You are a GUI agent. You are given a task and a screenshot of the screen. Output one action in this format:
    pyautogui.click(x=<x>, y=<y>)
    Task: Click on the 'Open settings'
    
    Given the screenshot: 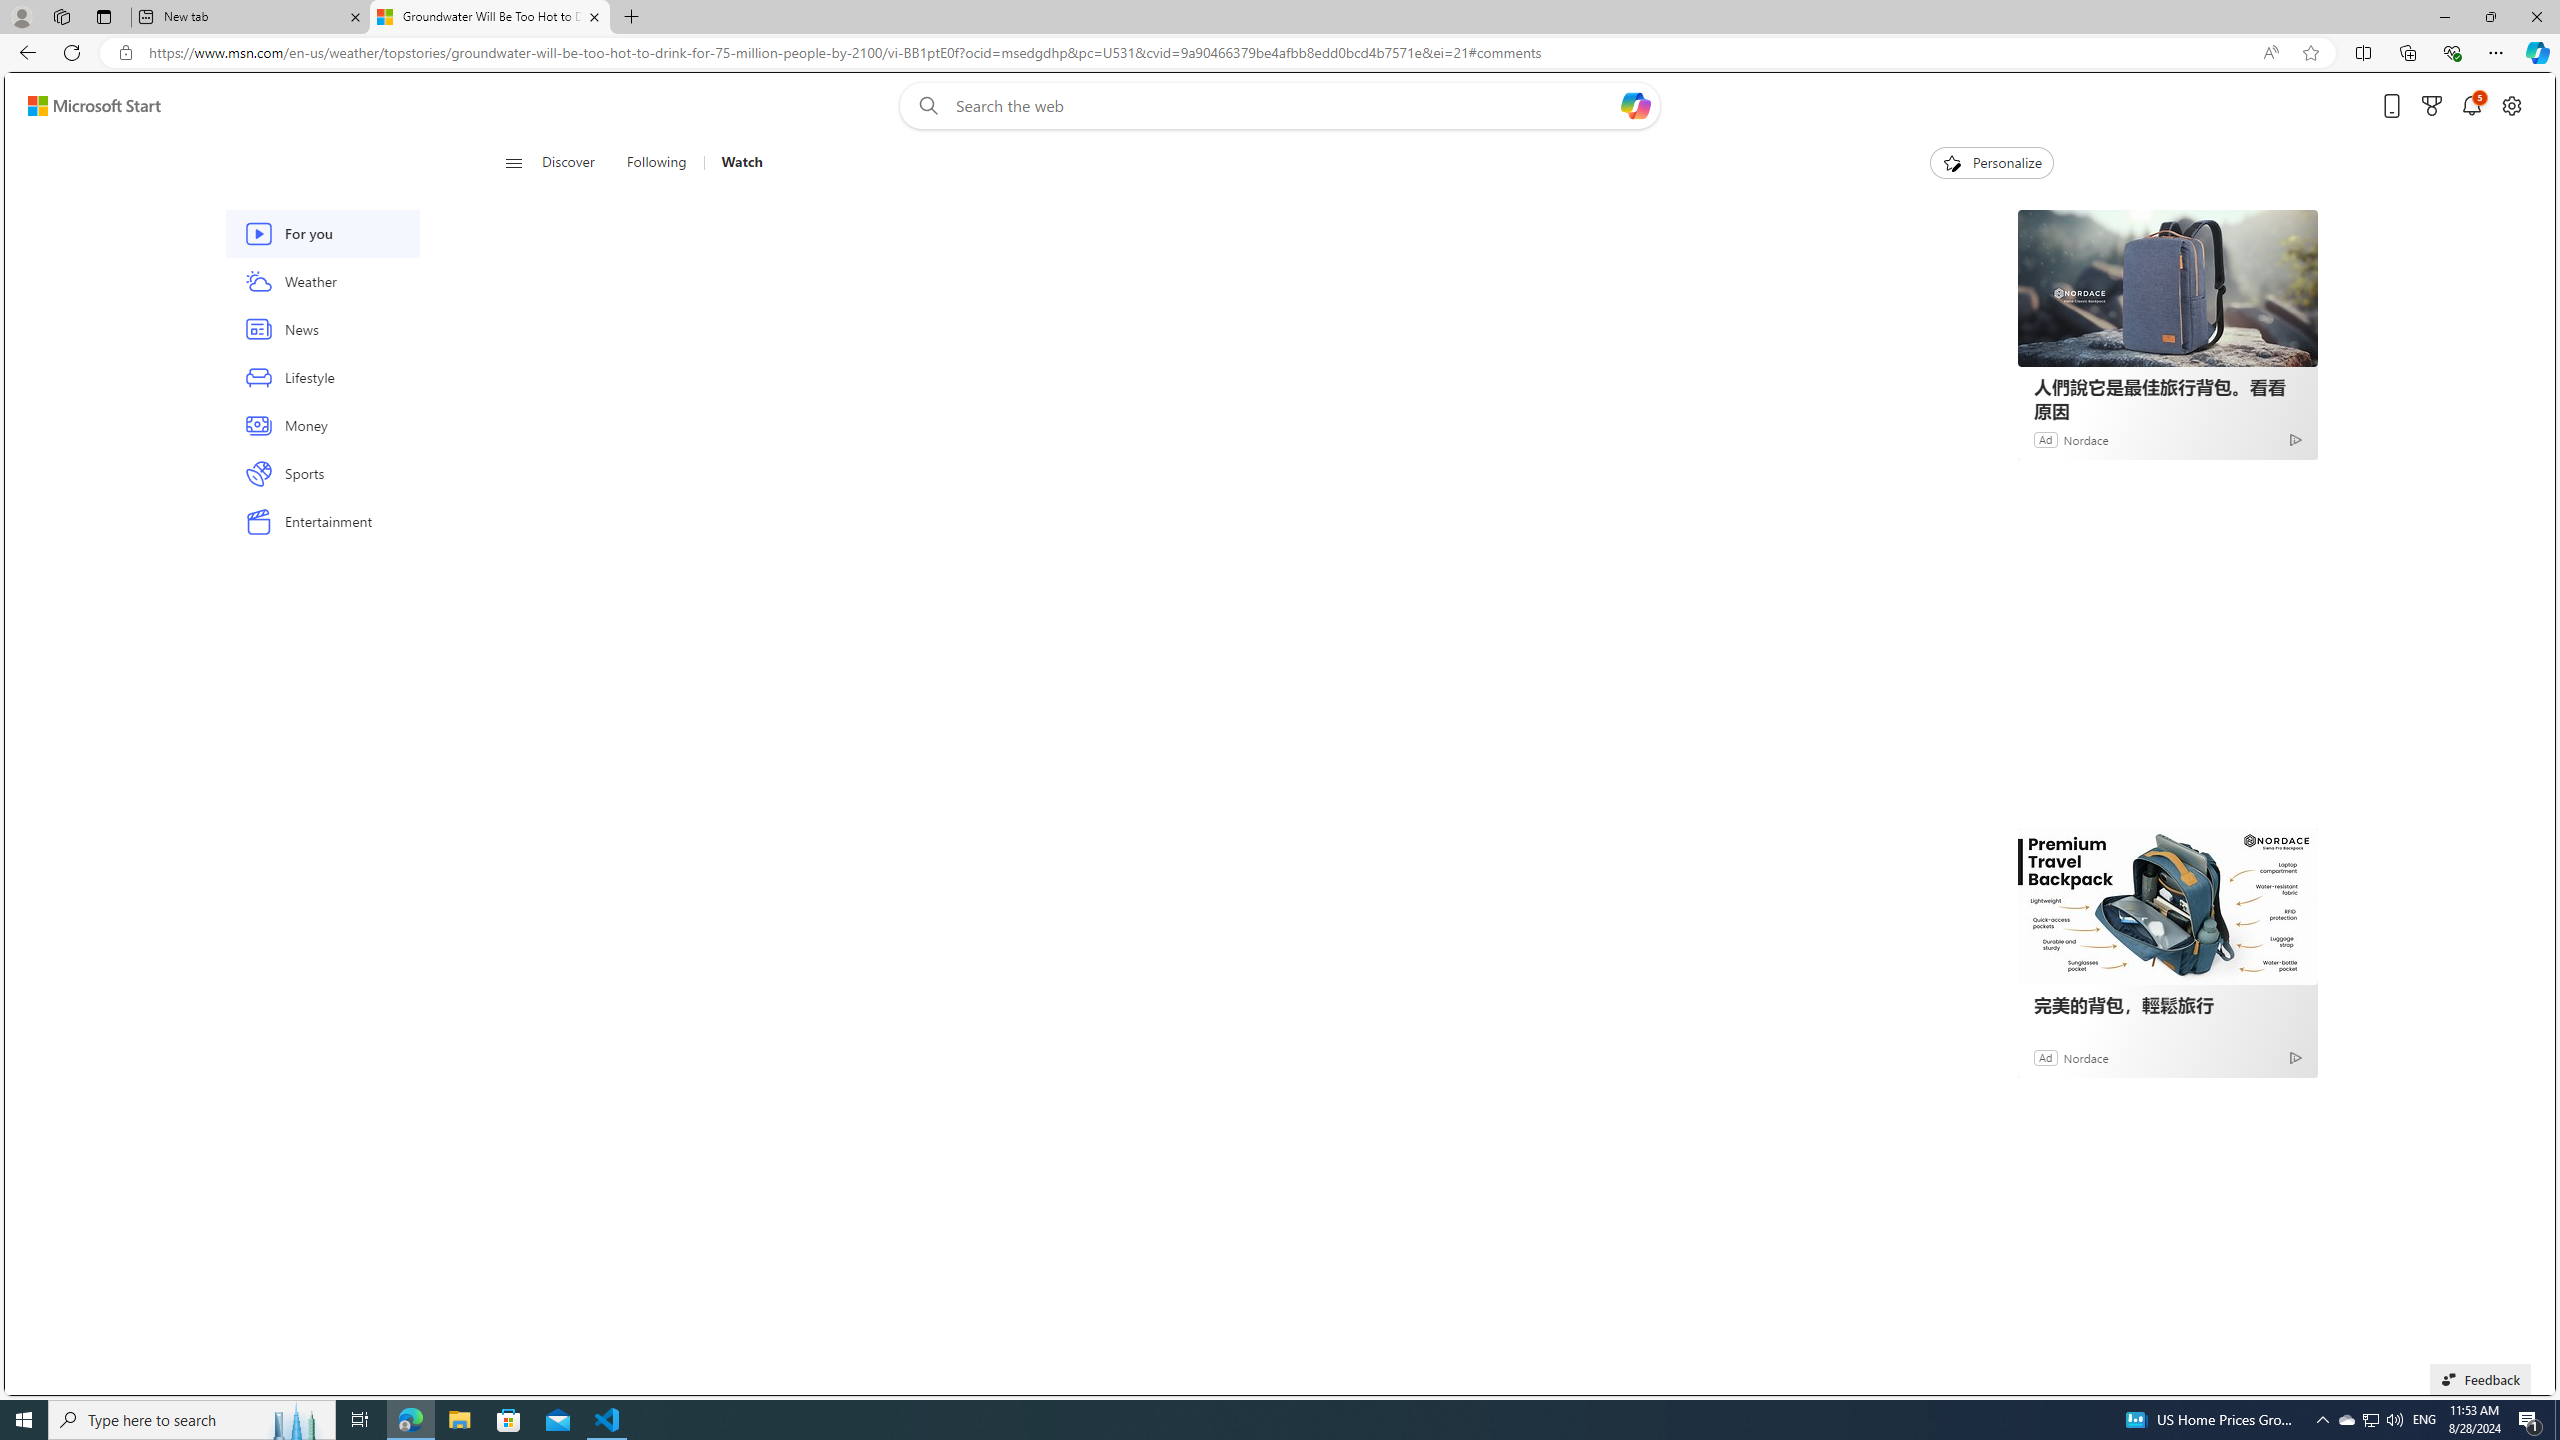 What is the action you would take?
    pyautogui.click(x=2511, y=106)
    